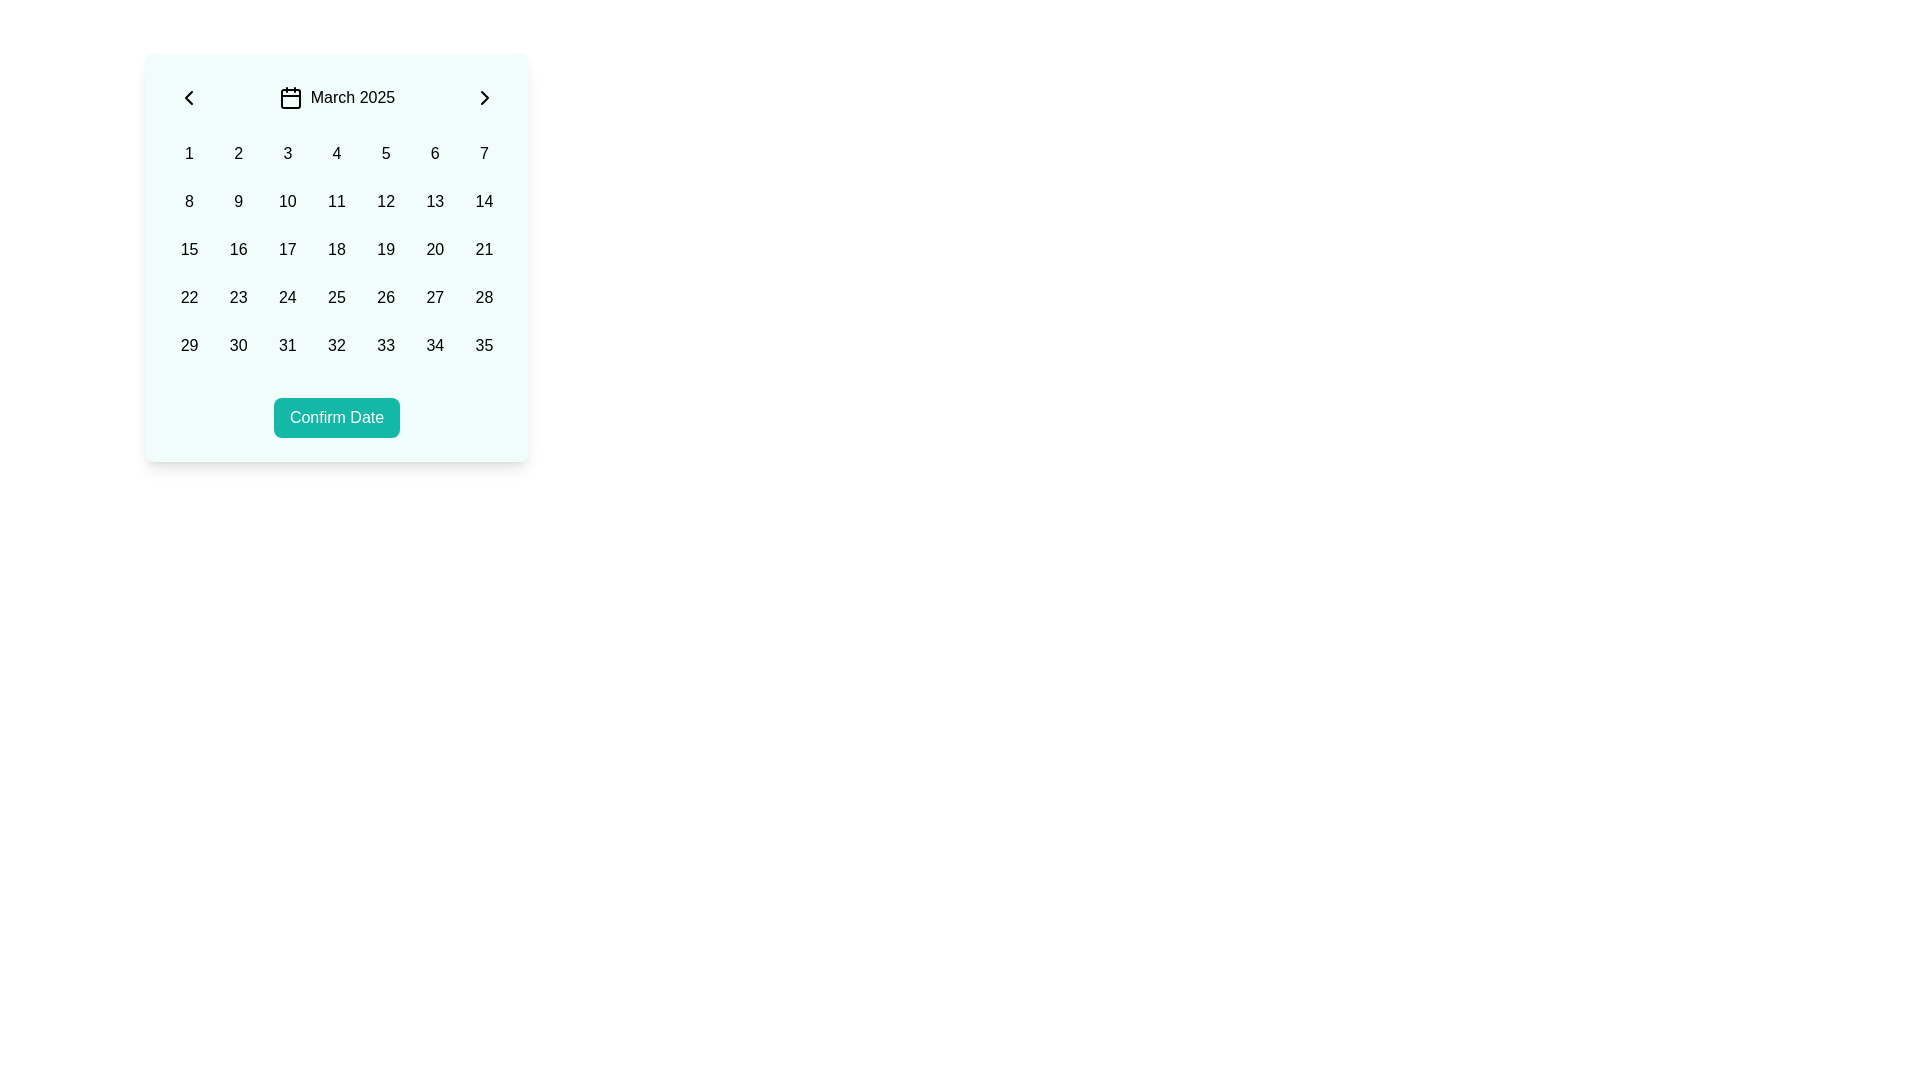 This screenshot has height=1080, width=1920. What do you see at coordinates (336, 297) in the screenshot?
I see `the clickable date selection button located in the fourth row of the 7-column grid layout` at bounding box center [336, 297].